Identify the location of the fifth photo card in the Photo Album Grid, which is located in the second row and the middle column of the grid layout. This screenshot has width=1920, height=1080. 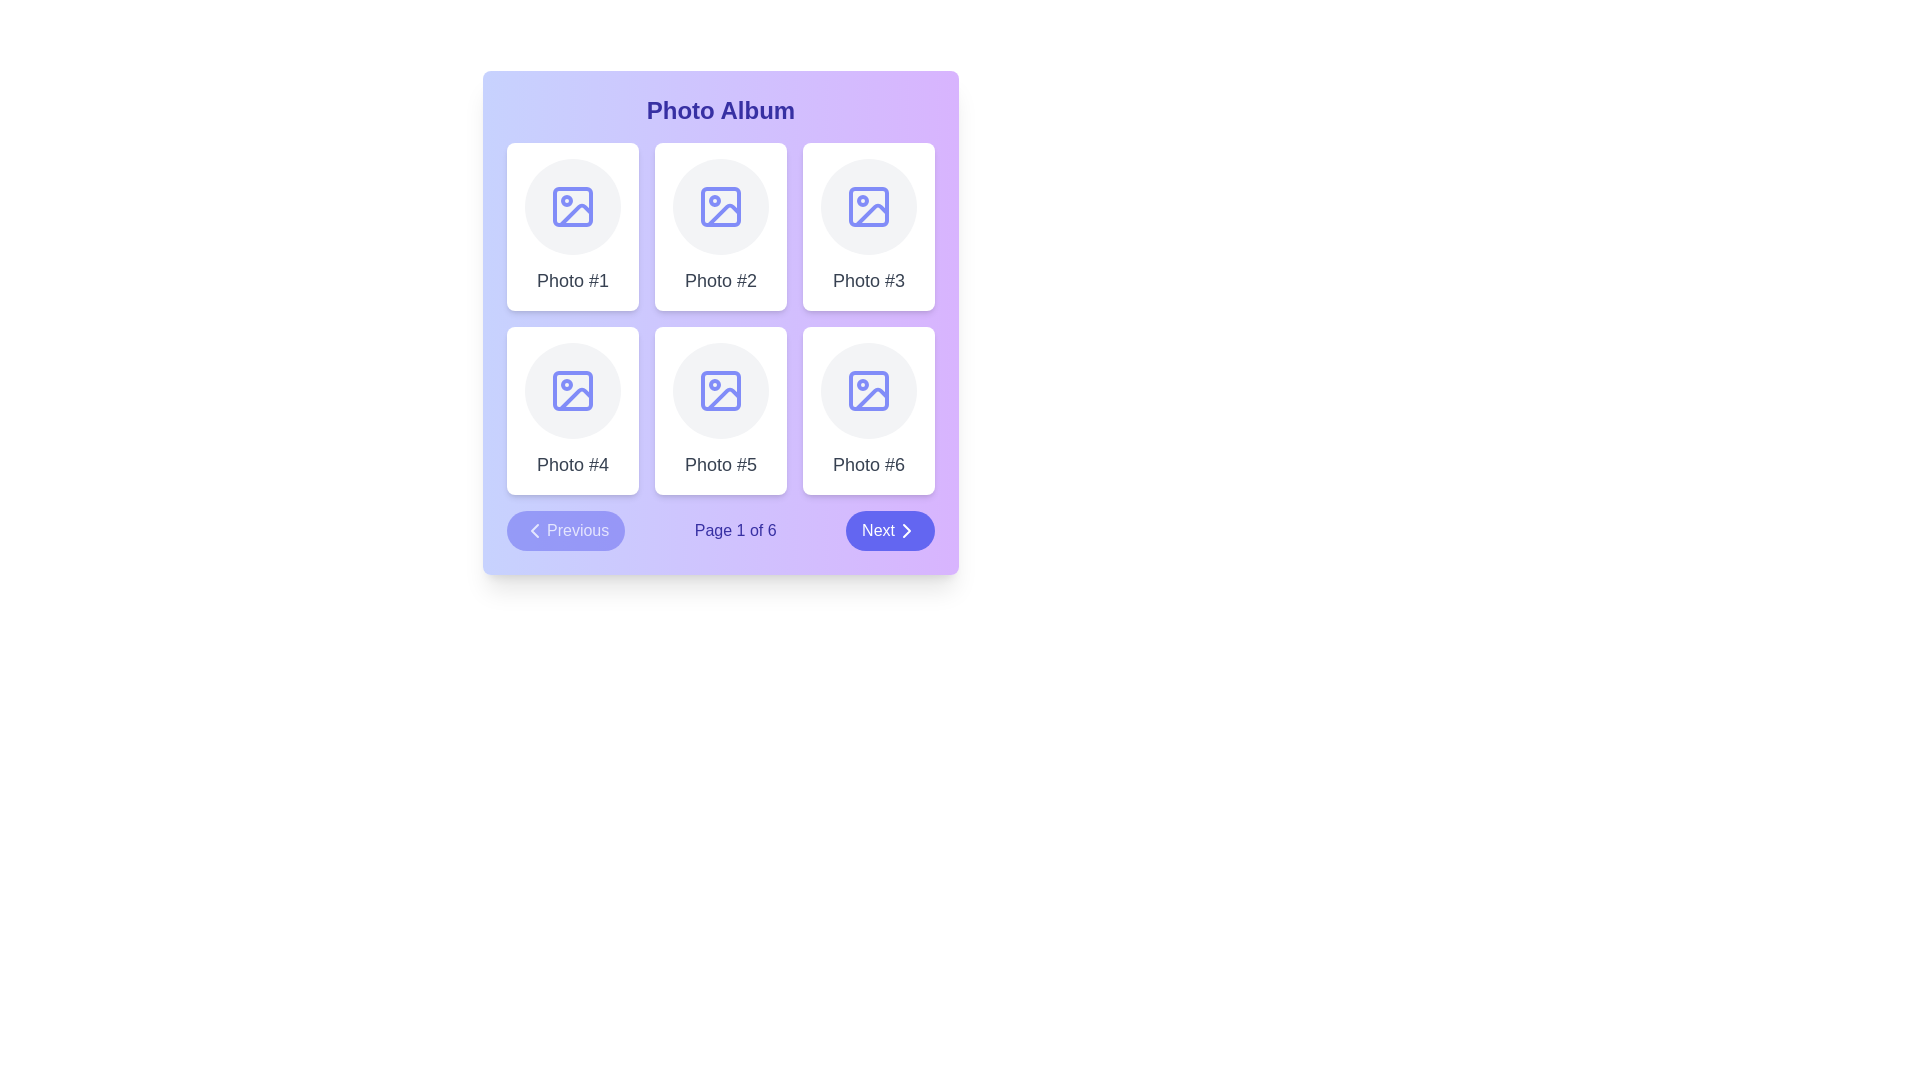
(720, 322).